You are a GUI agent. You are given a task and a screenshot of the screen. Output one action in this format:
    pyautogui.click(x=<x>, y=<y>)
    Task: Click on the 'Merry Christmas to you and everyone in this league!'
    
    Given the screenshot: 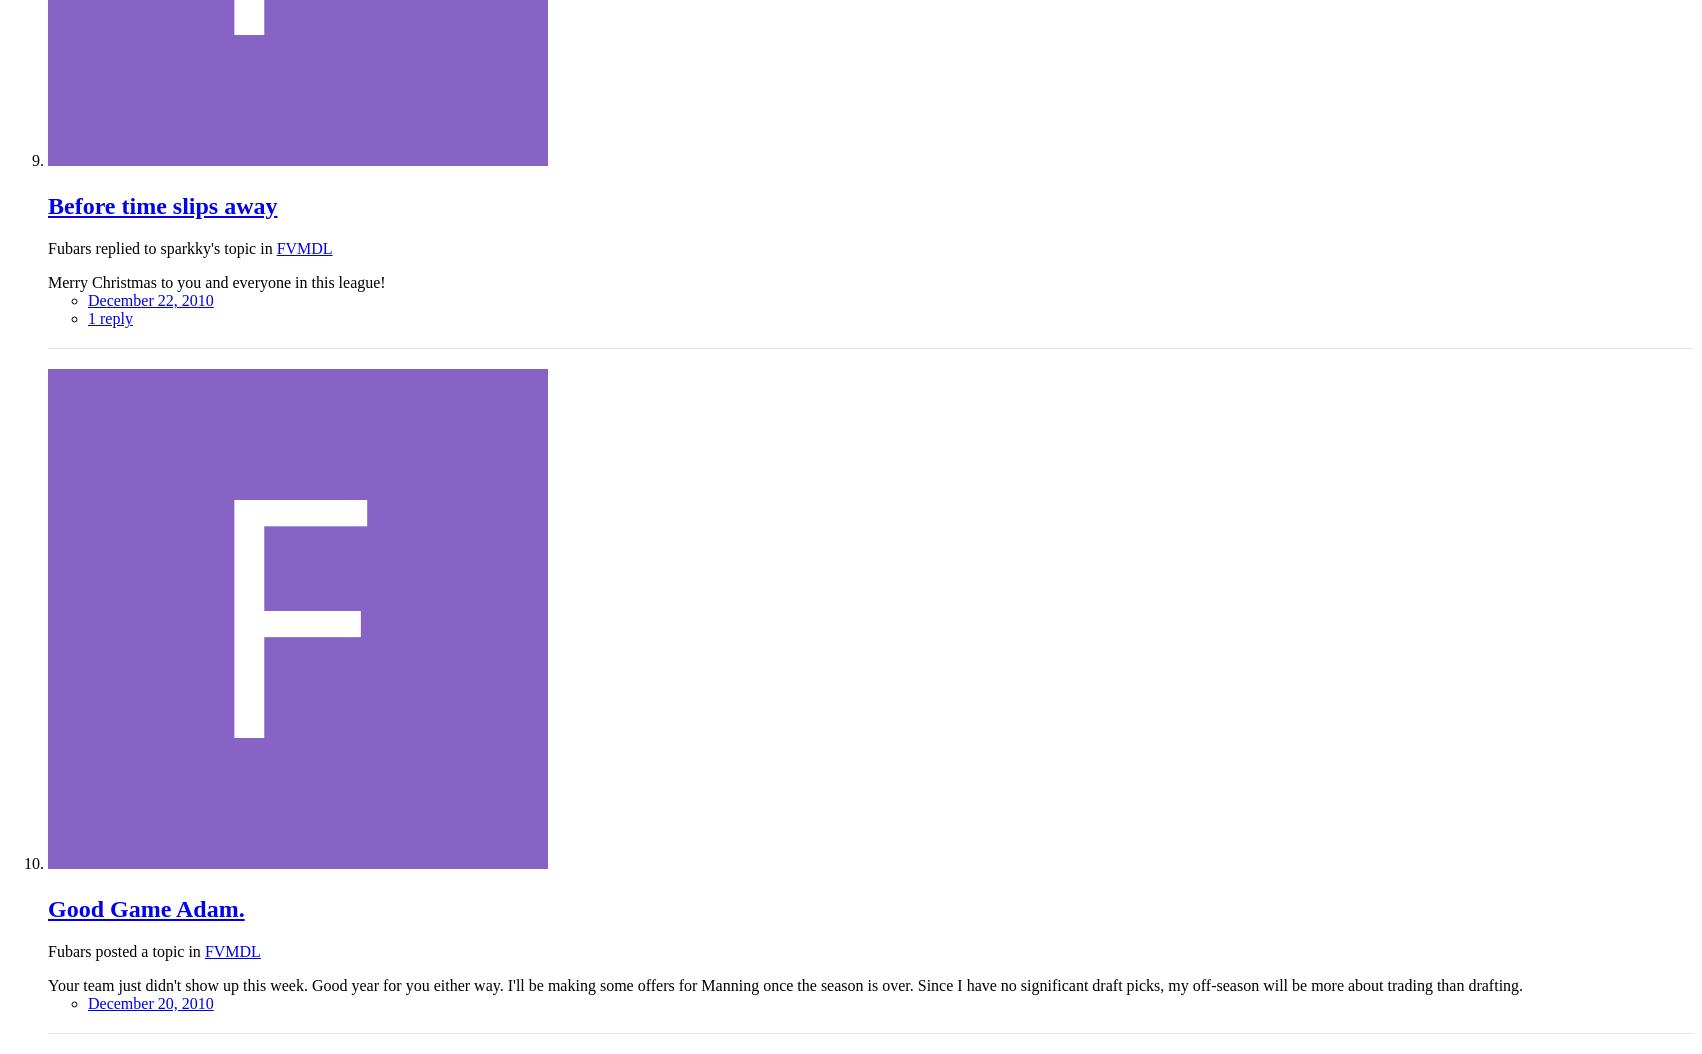 What is the action you would take?
    pyautogui.click(x=215, y=281)
    